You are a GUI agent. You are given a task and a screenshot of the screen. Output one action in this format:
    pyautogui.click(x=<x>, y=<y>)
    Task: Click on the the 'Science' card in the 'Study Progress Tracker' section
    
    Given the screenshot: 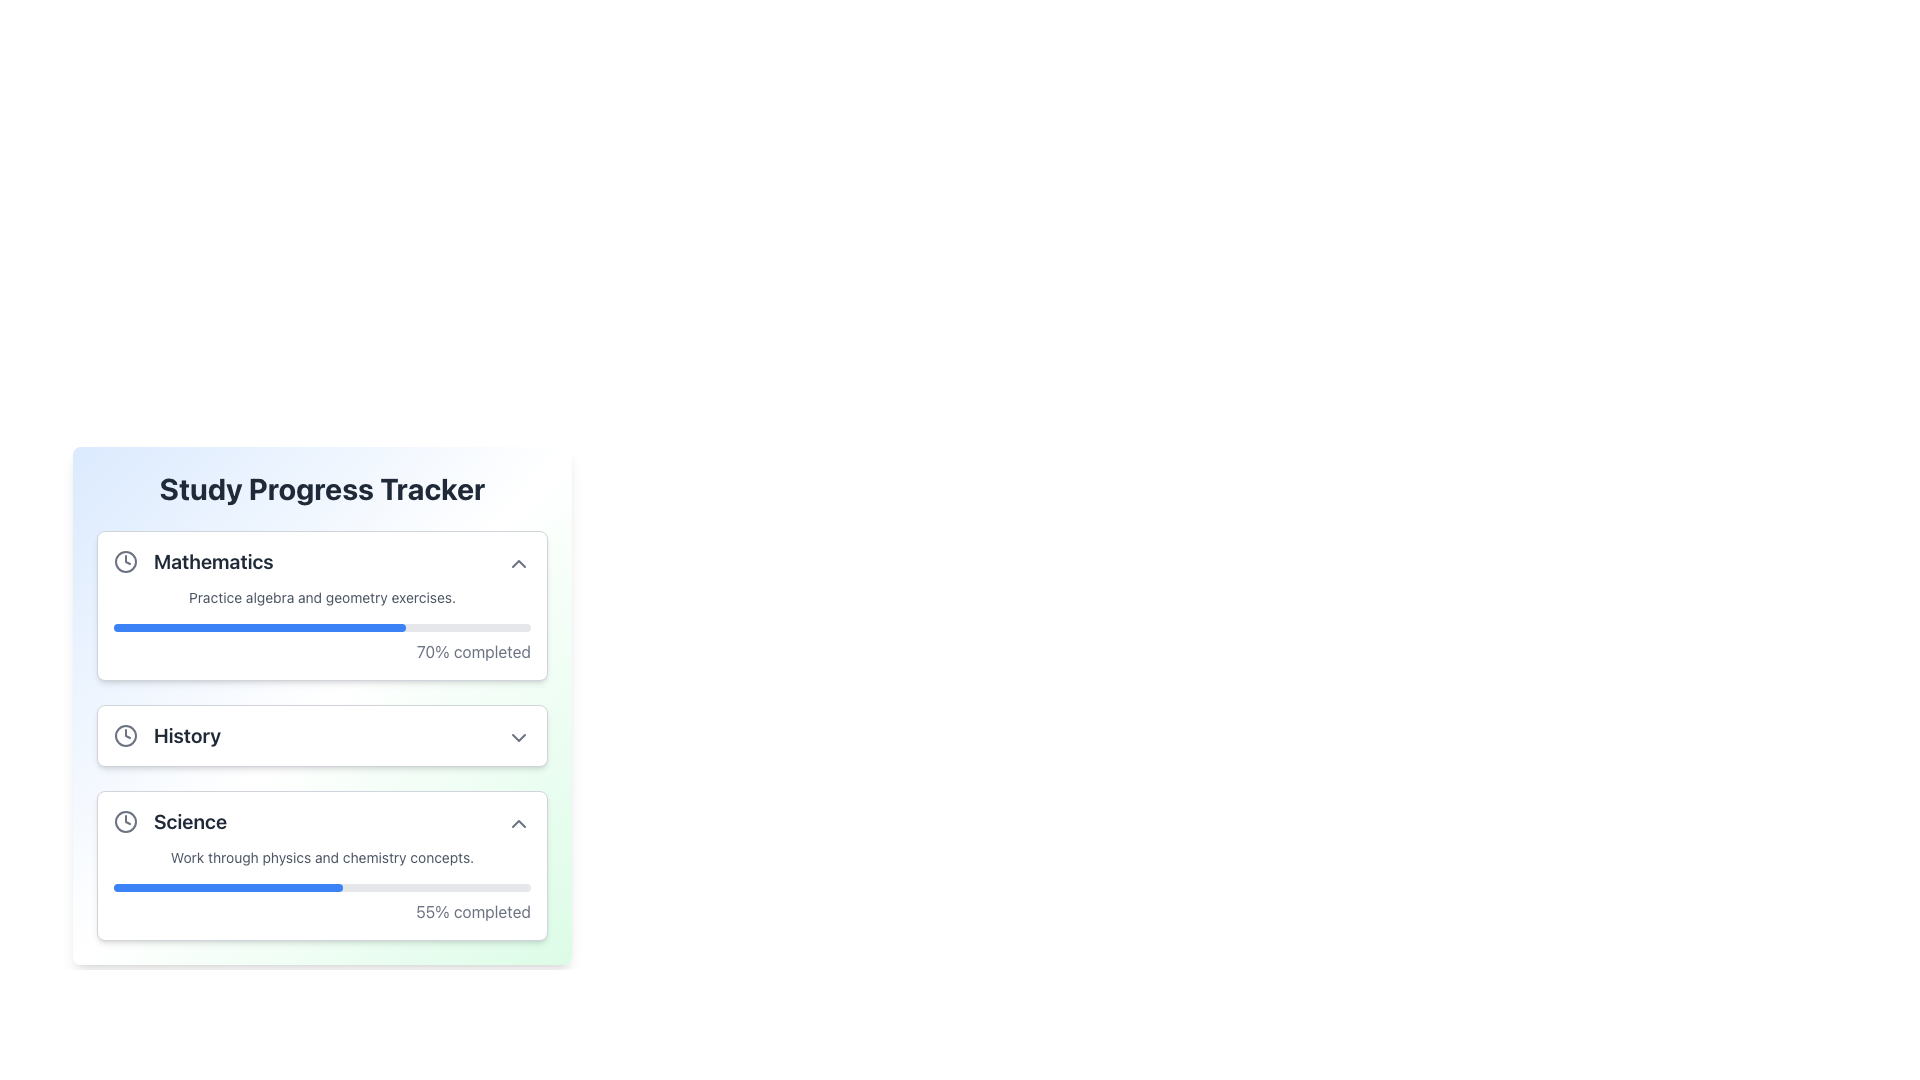 What is the action you would take?
    pyautogui.click(x=322, y=865)
    